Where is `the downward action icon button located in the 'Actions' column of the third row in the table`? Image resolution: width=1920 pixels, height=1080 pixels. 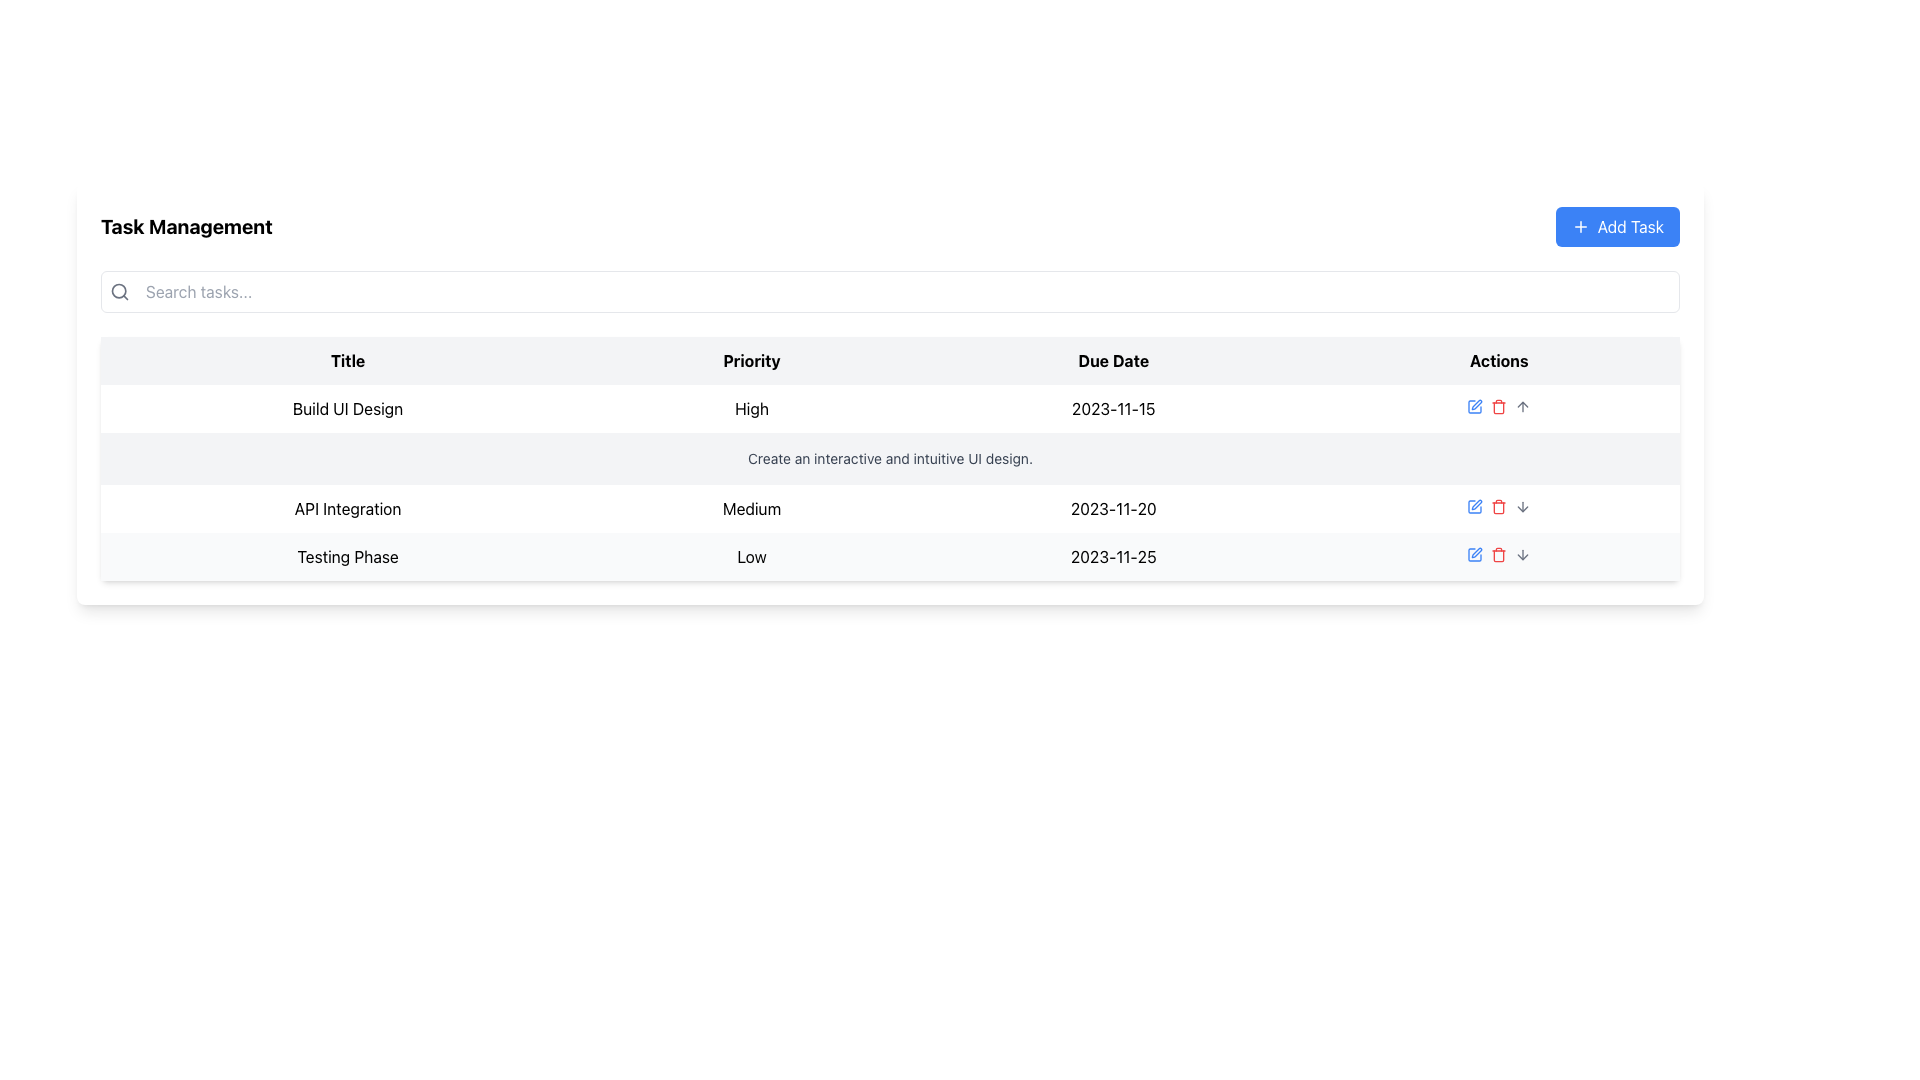 the downward action icon button located in the 'Actions' column of the third row in the table is located at coordinates (1522, 505).